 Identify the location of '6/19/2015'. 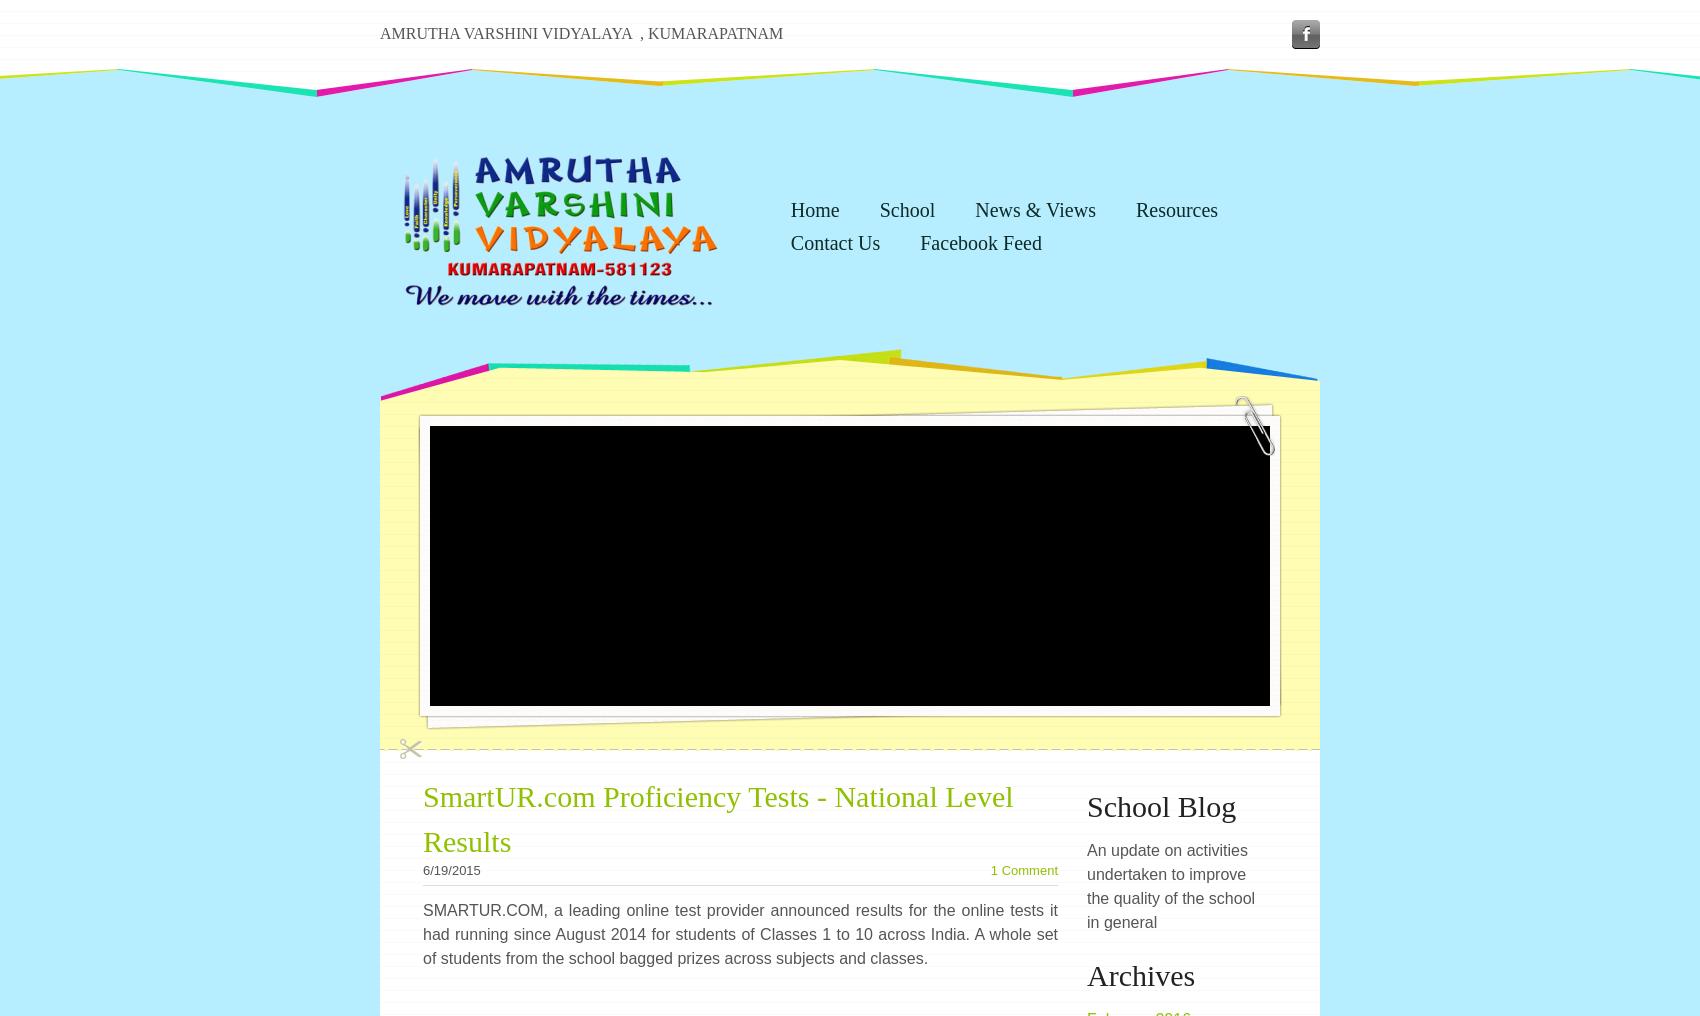
(451, 870).